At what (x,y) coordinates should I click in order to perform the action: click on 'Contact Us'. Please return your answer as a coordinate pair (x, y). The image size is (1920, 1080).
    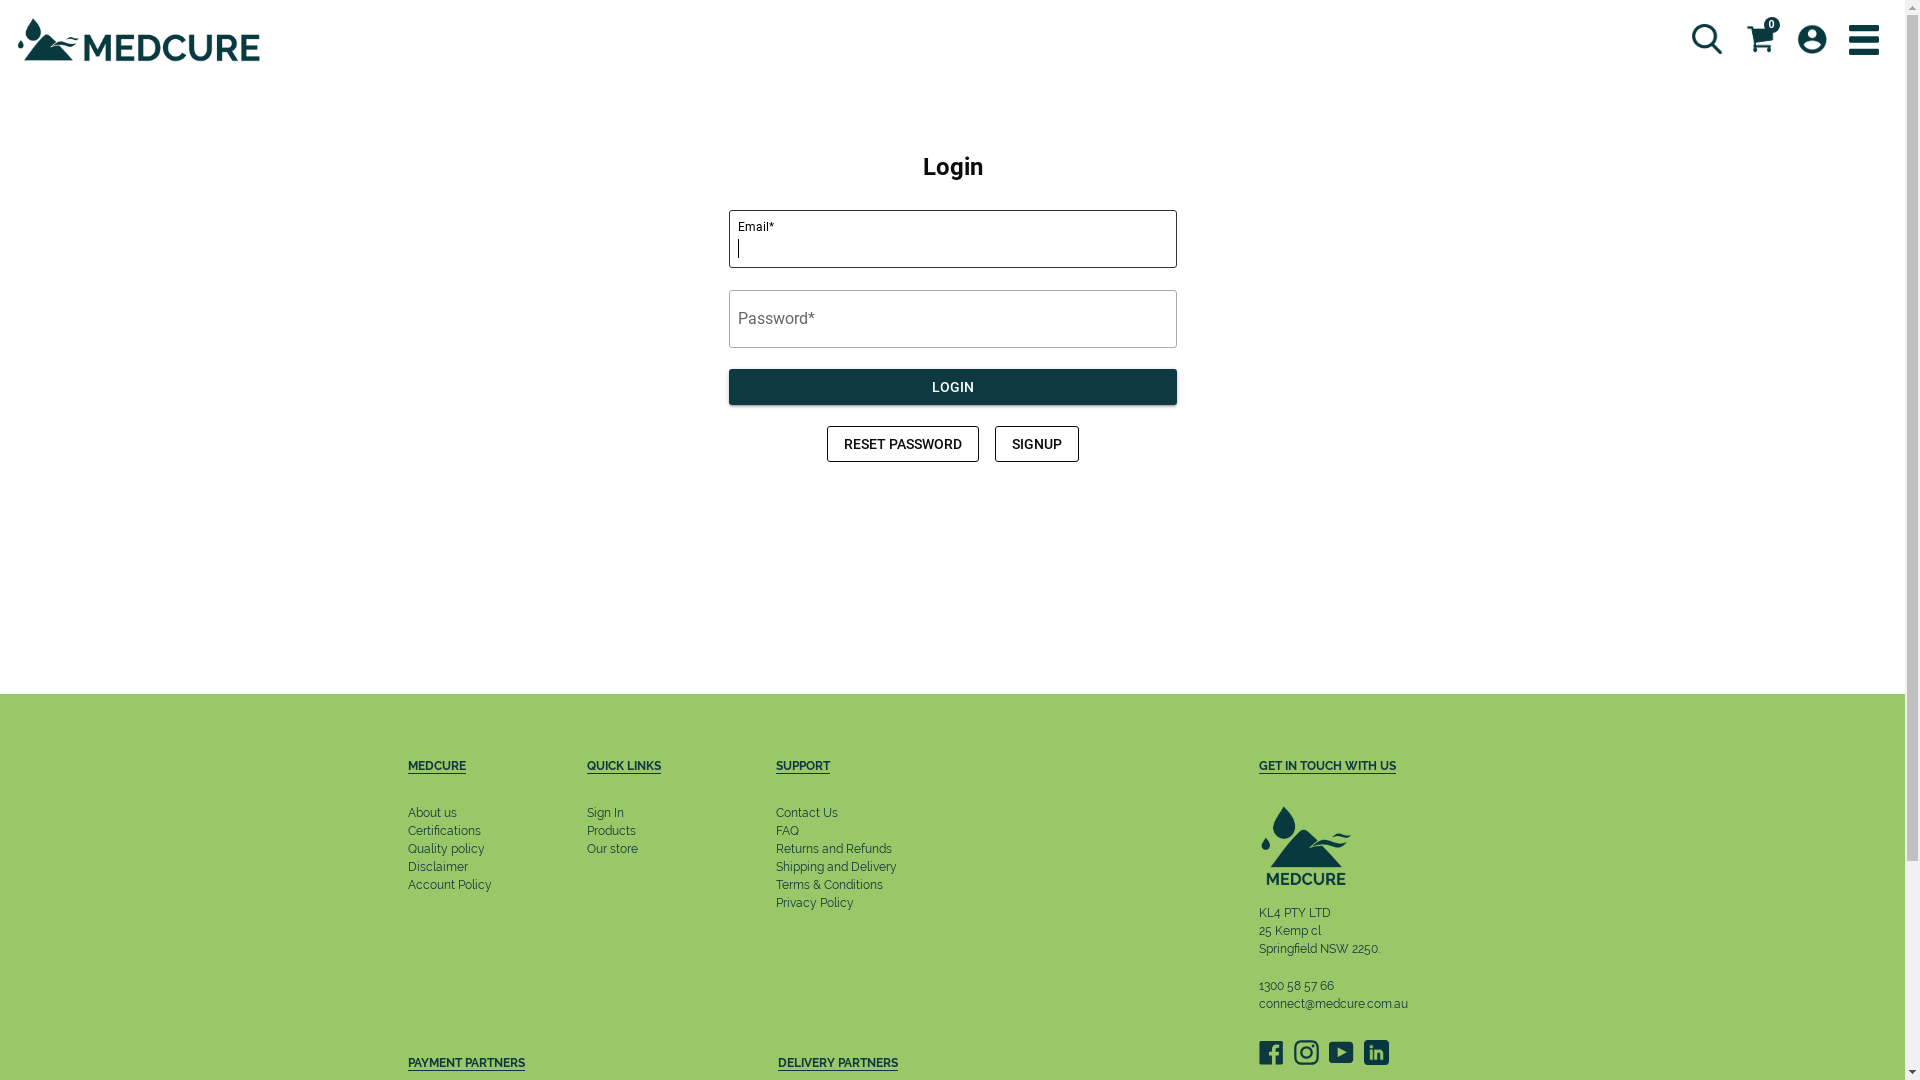
    Looking at the image, I should click on (806, 813).